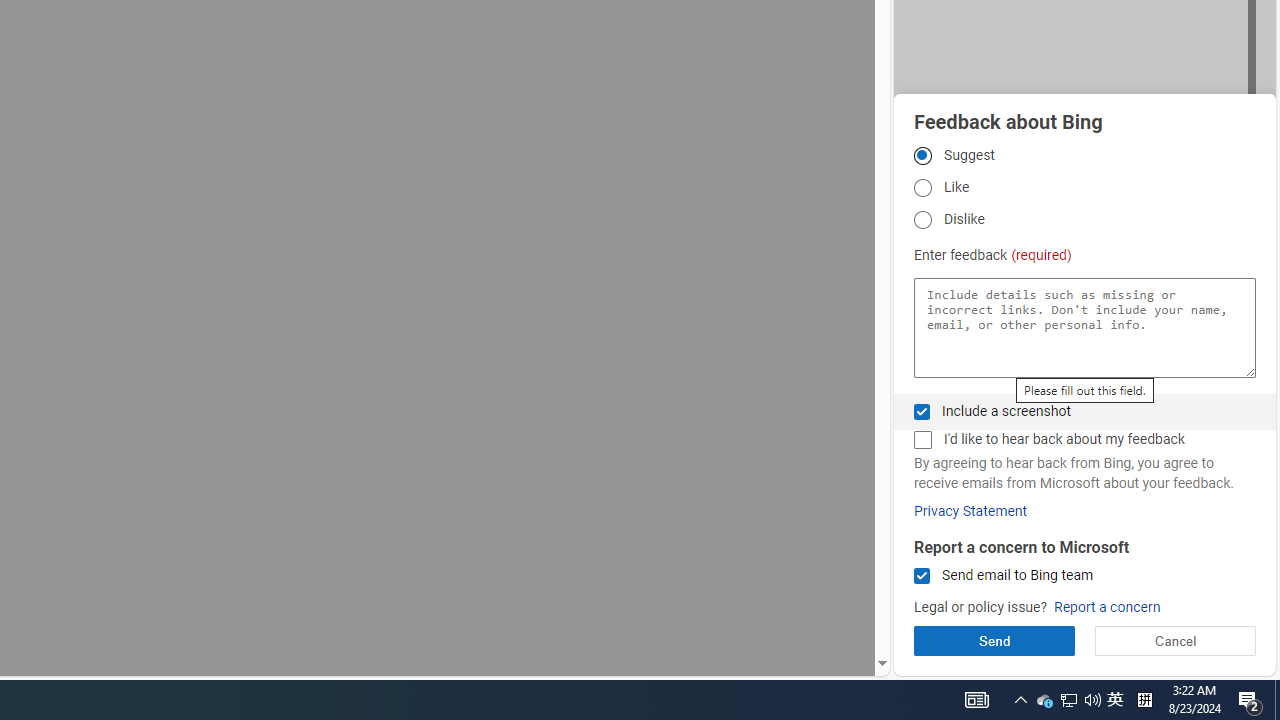 The height and width of the screenshot is (720, 1280). What do you see at coordinates (921, 188) in the screenshot?
I see `'Like'` at bounding box center [921, 188].